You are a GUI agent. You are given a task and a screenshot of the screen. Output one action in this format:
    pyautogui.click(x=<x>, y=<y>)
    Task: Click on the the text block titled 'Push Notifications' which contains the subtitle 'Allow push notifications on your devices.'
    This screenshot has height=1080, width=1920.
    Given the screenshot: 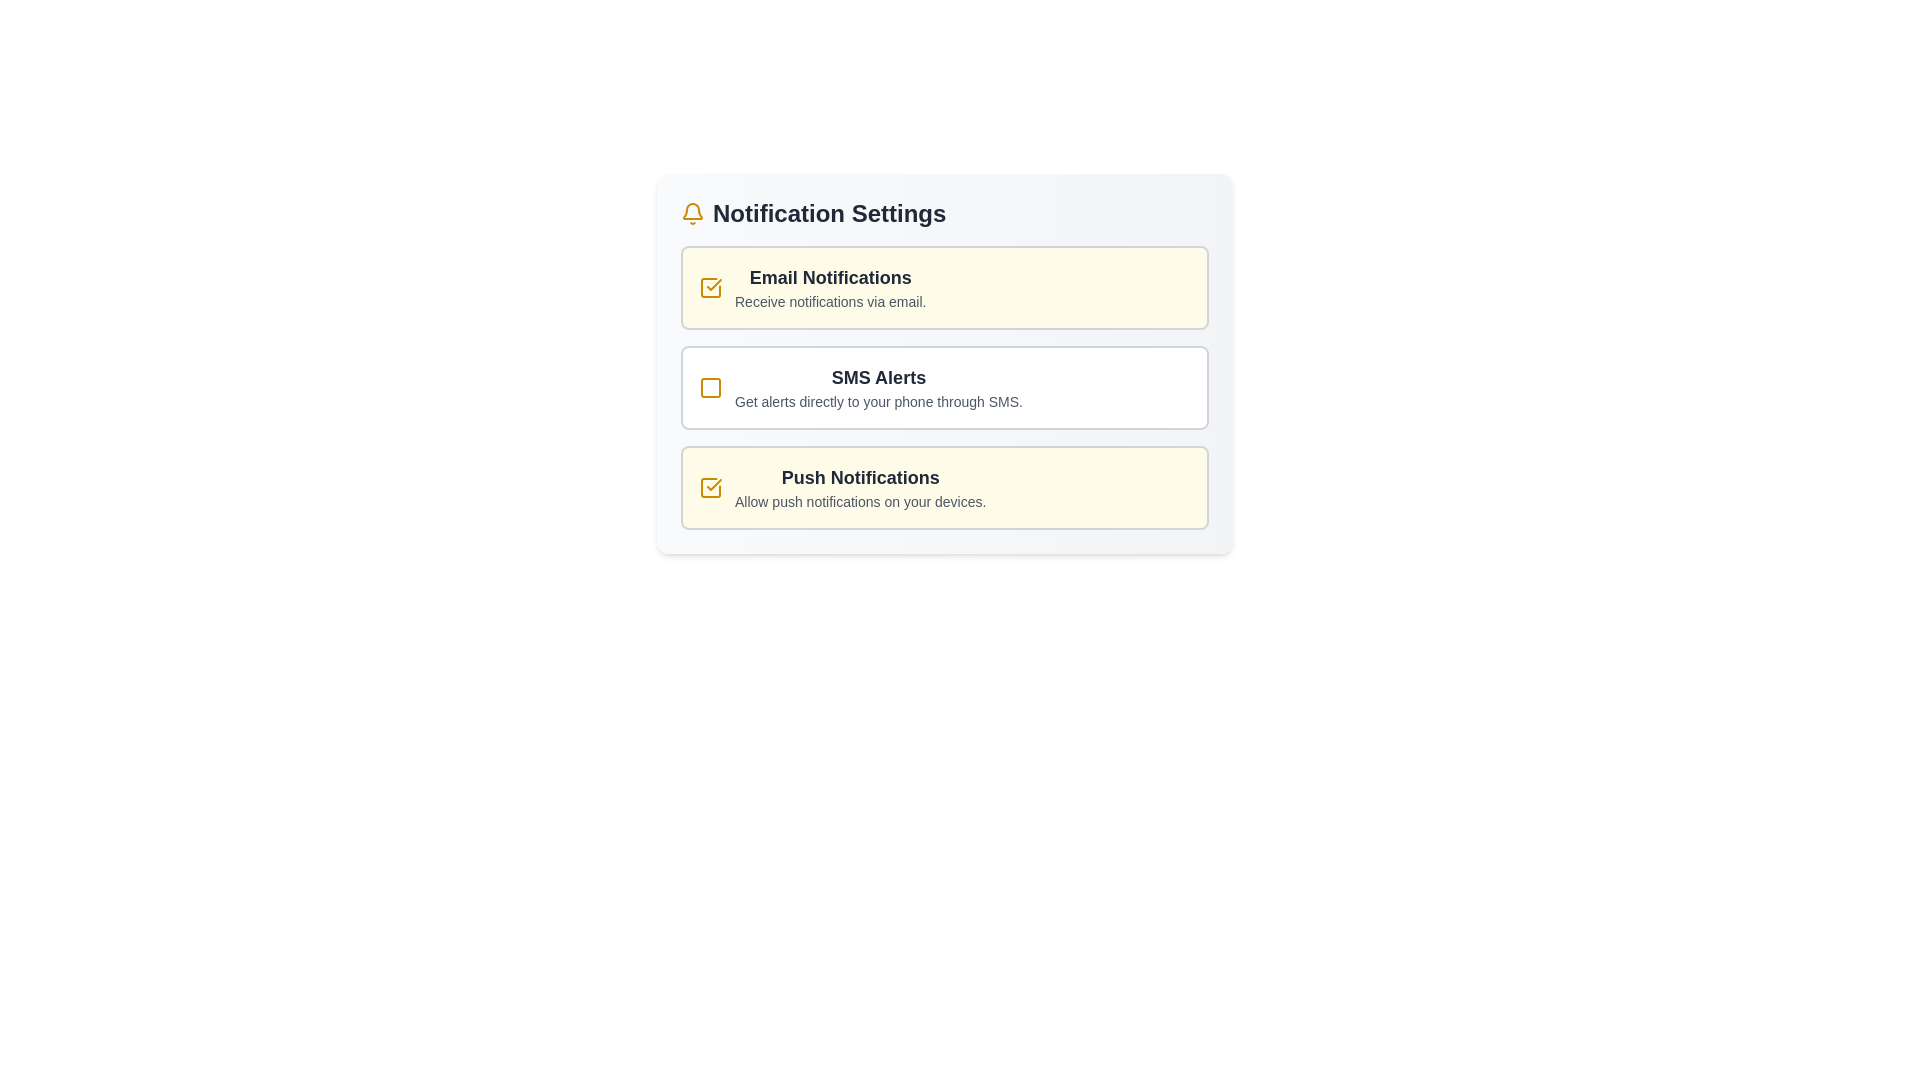 What is the action you would take?
    pyautogui.click(x=860, y=488)
    